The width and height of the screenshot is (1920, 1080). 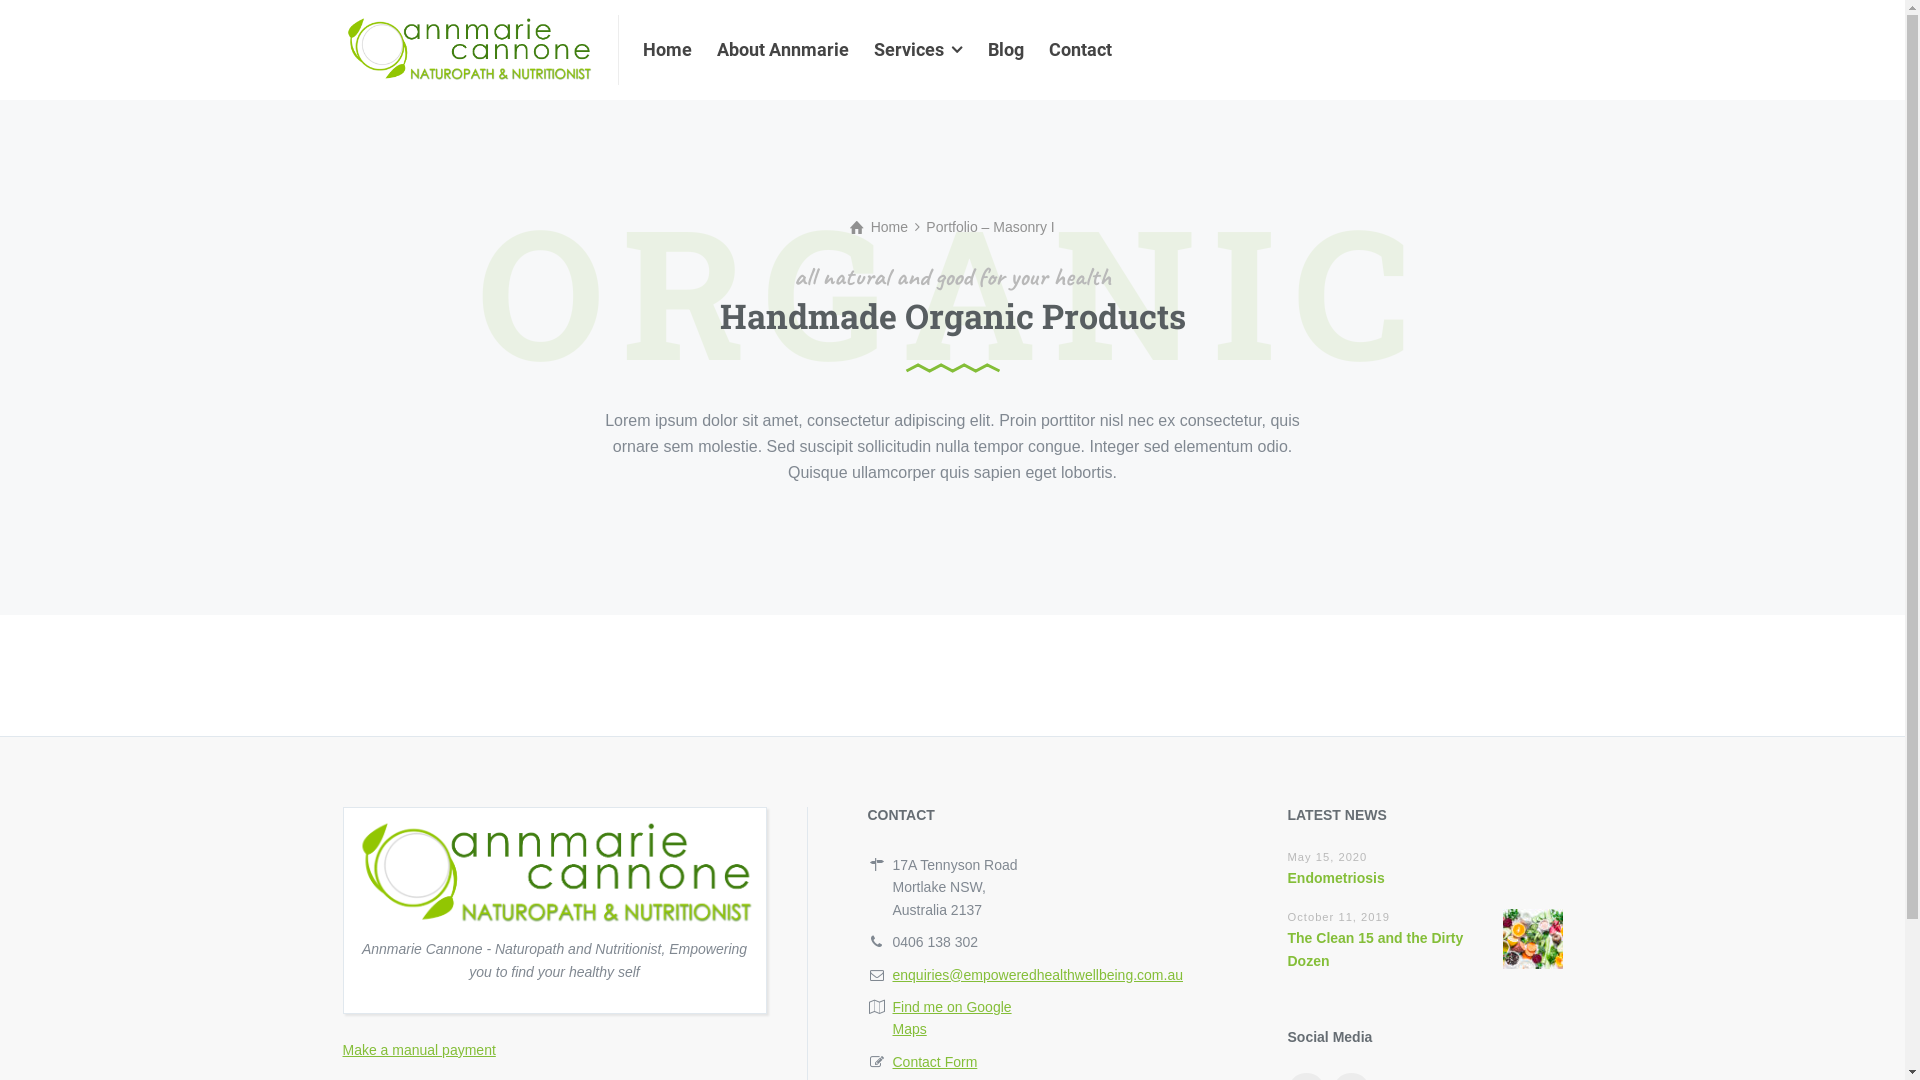 What do you see at coordinates (1037, 974) in the screenshot?
I see `'enquiries@empoweredhealthwellbeing.com.au'` at bounding box center [1037, 974].